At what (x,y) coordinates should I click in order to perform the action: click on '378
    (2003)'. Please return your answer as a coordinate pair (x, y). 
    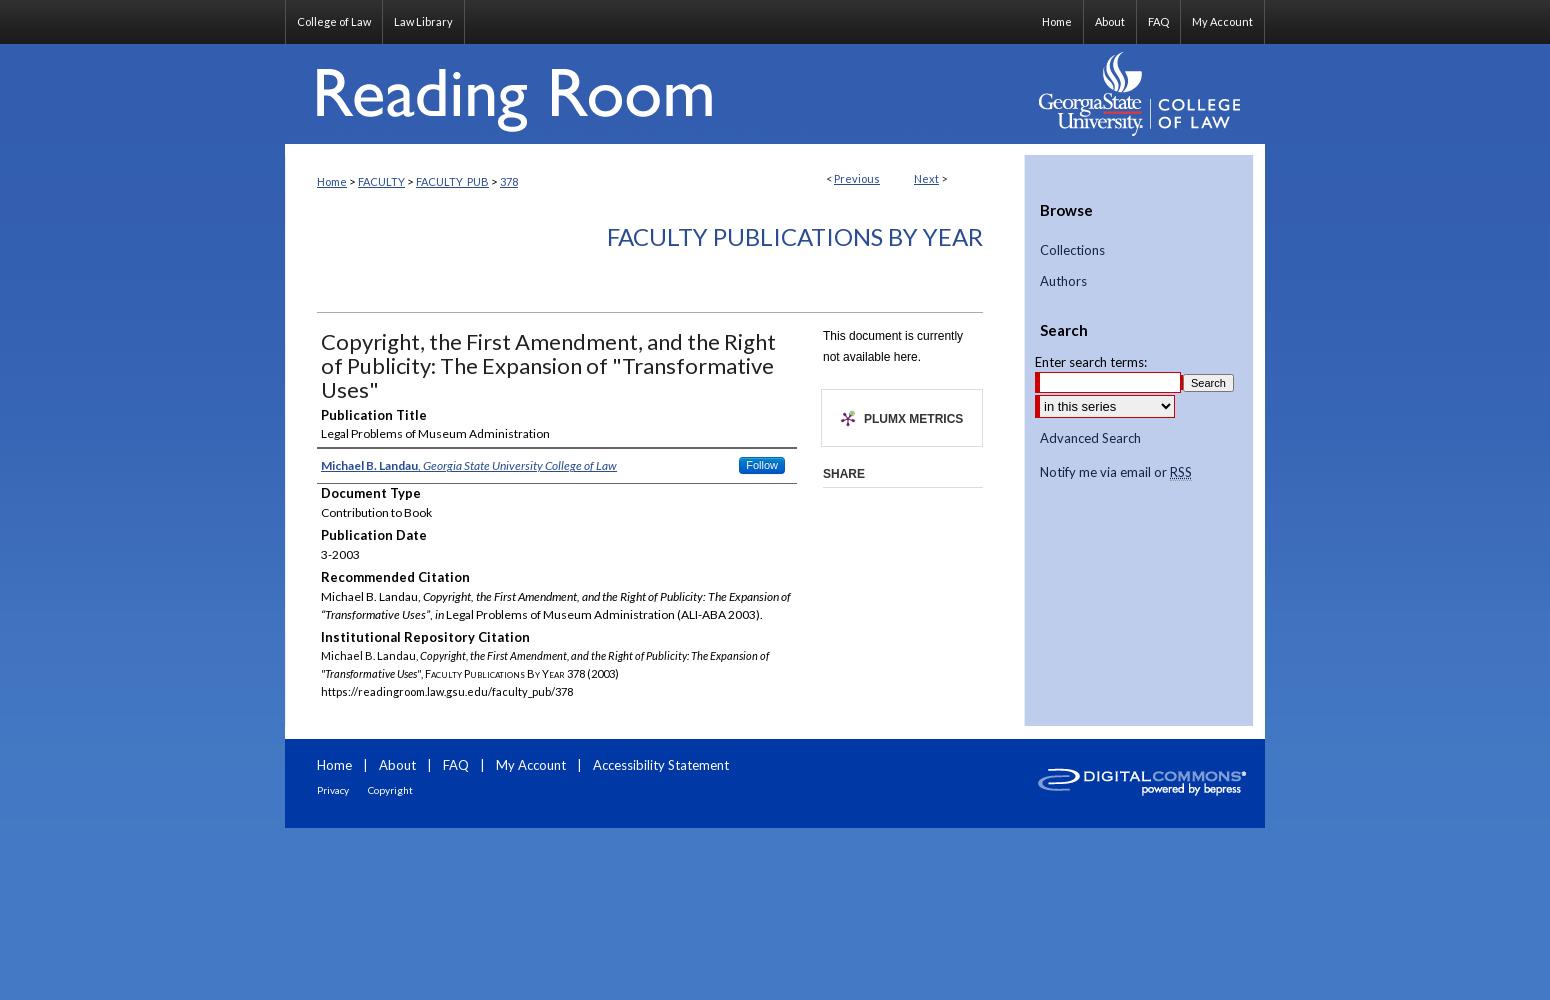
    Looking at the image, I should click on (591, 673).